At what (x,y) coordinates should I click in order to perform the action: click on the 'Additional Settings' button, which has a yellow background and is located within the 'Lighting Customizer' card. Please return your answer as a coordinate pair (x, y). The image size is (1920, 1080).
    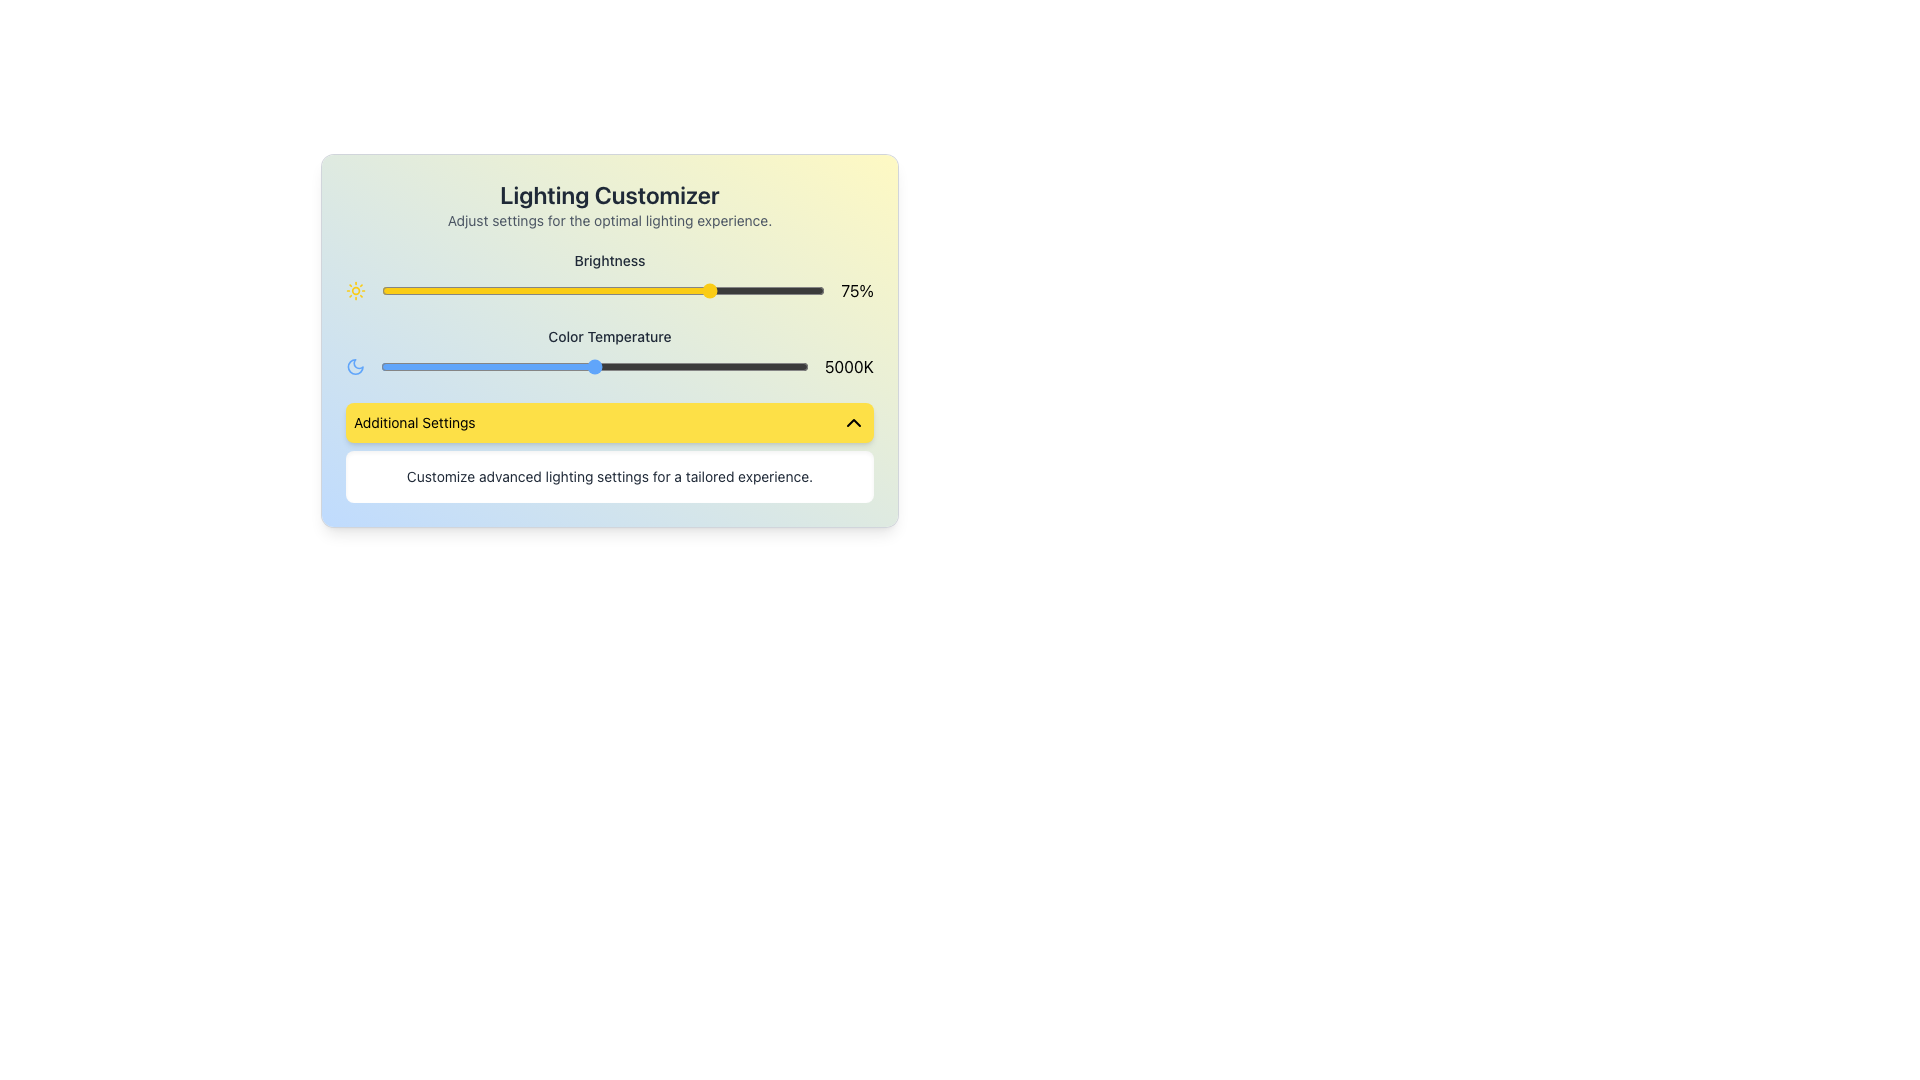
    Looking at the image, I should click on (608, 422).